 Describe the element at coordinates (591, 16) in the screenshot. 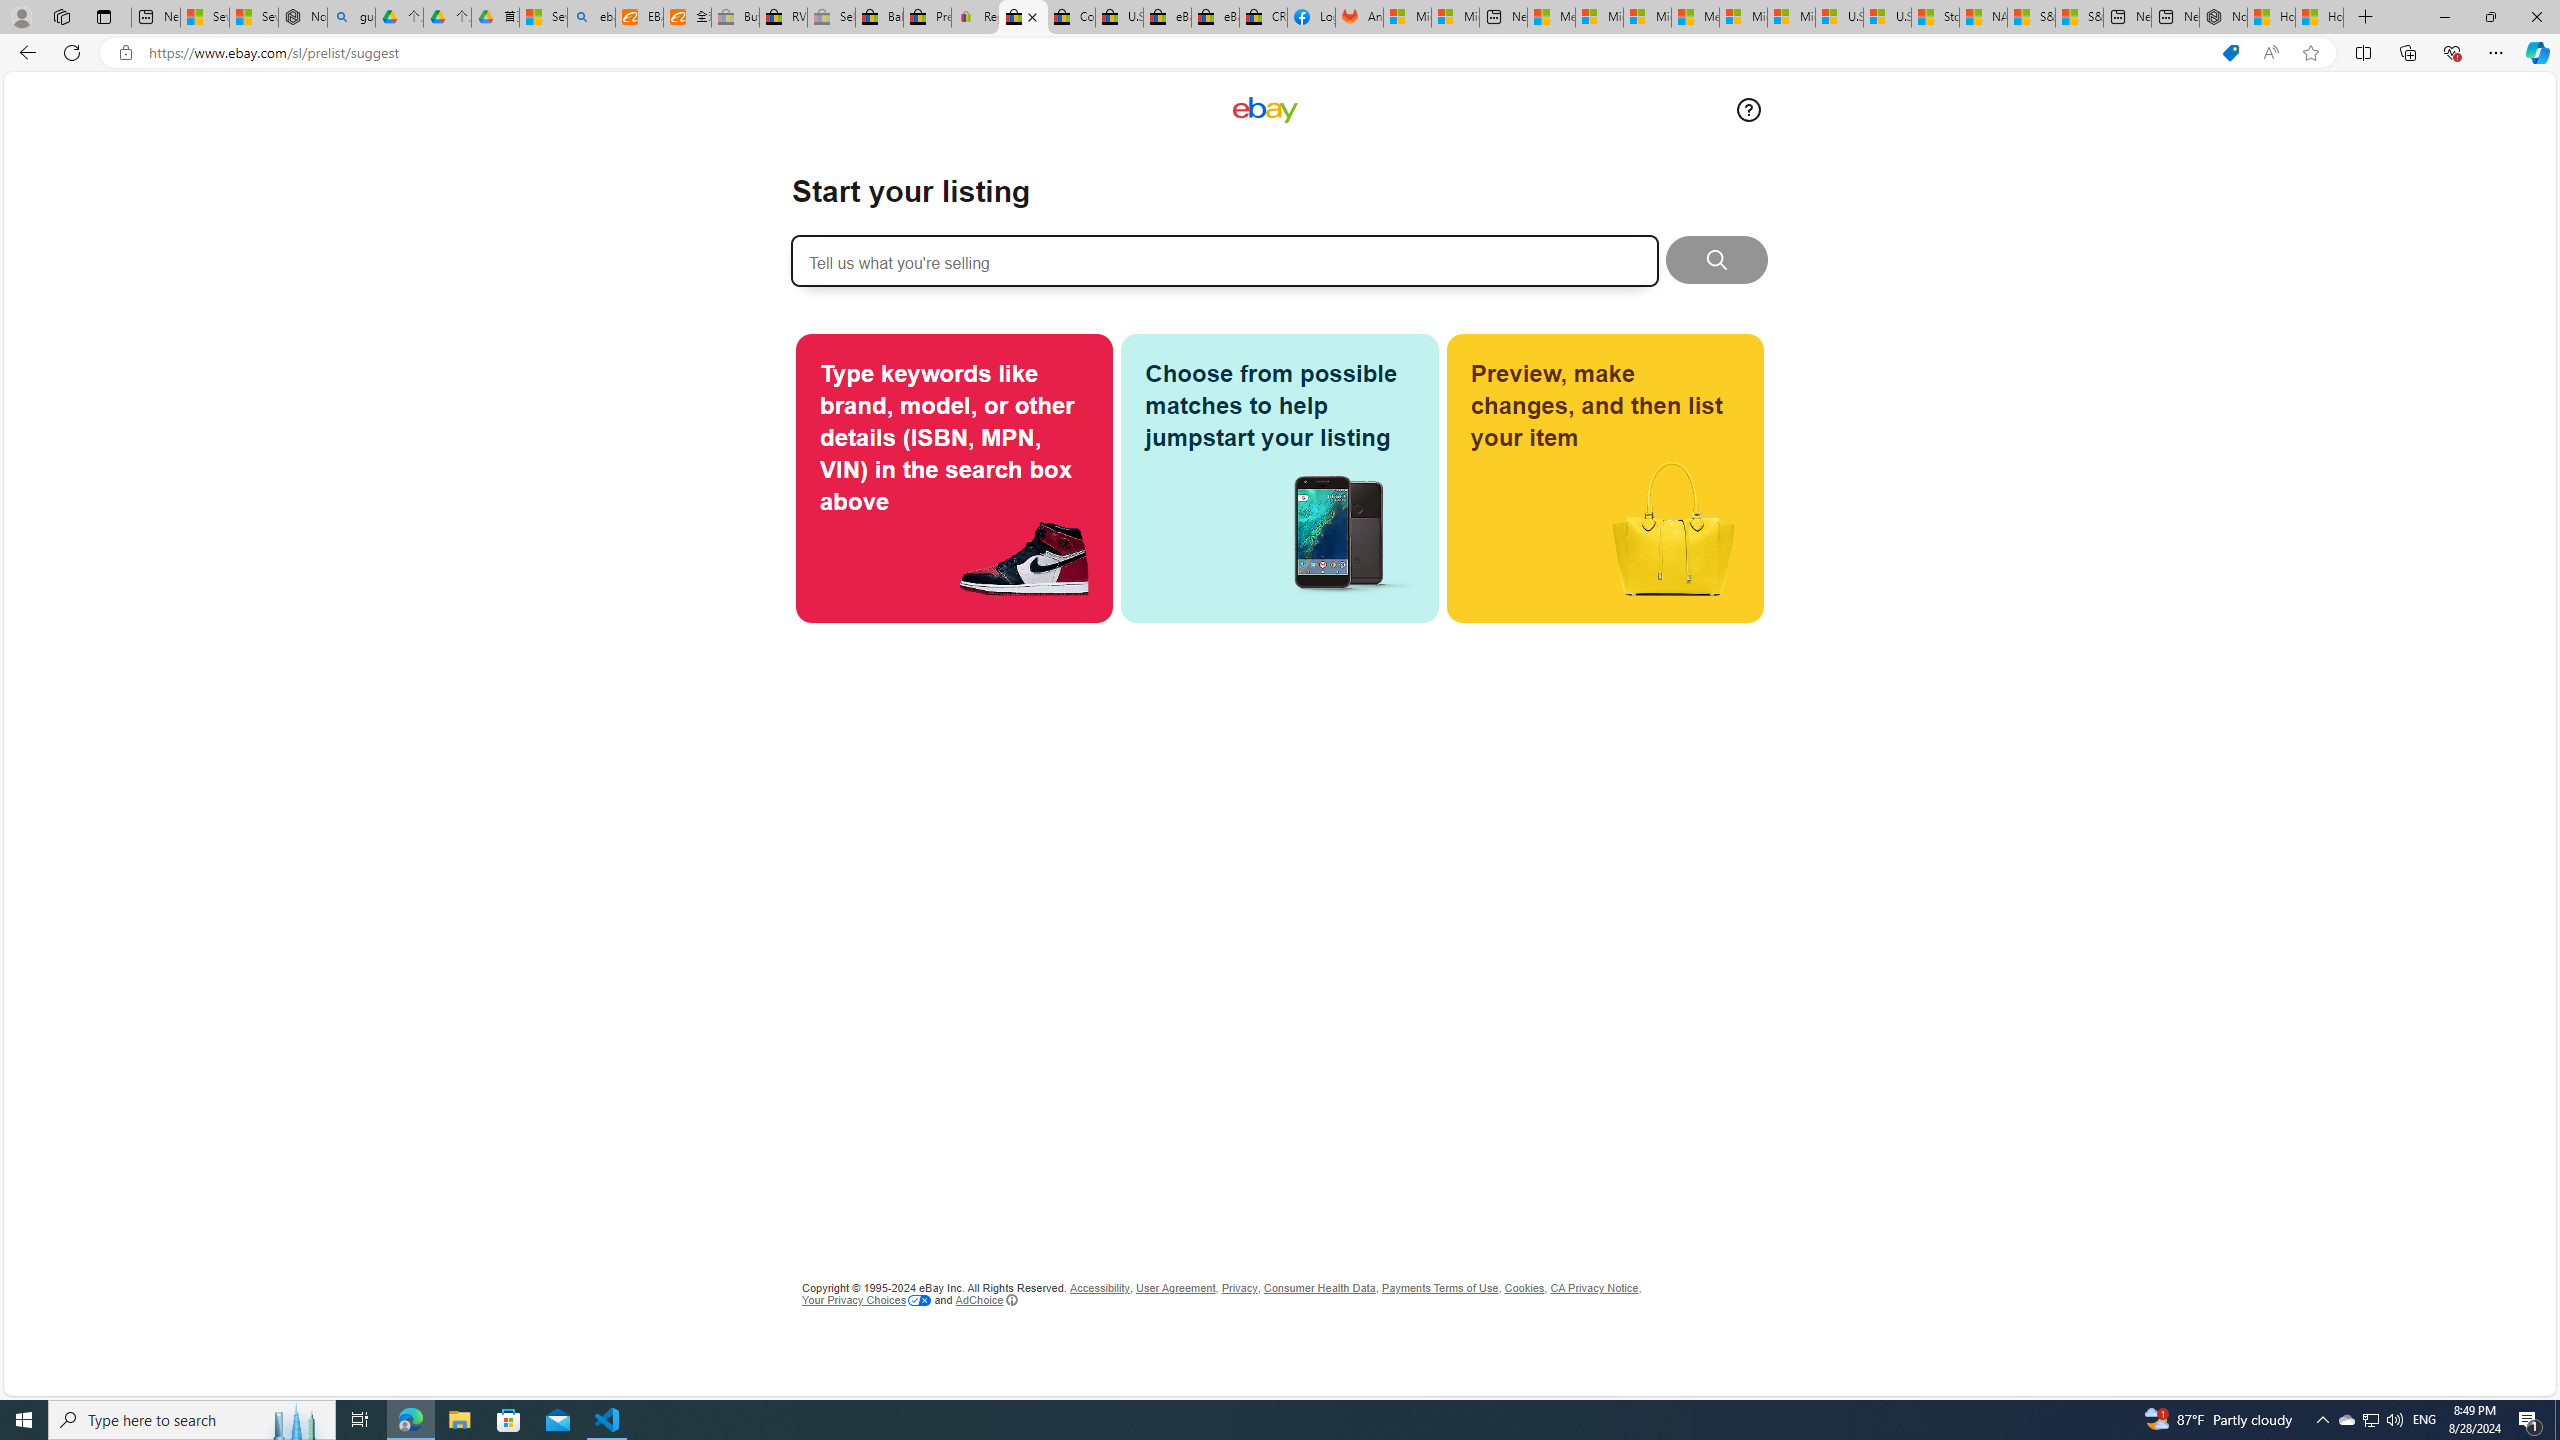

I see `'ebay - Search'` at that location.